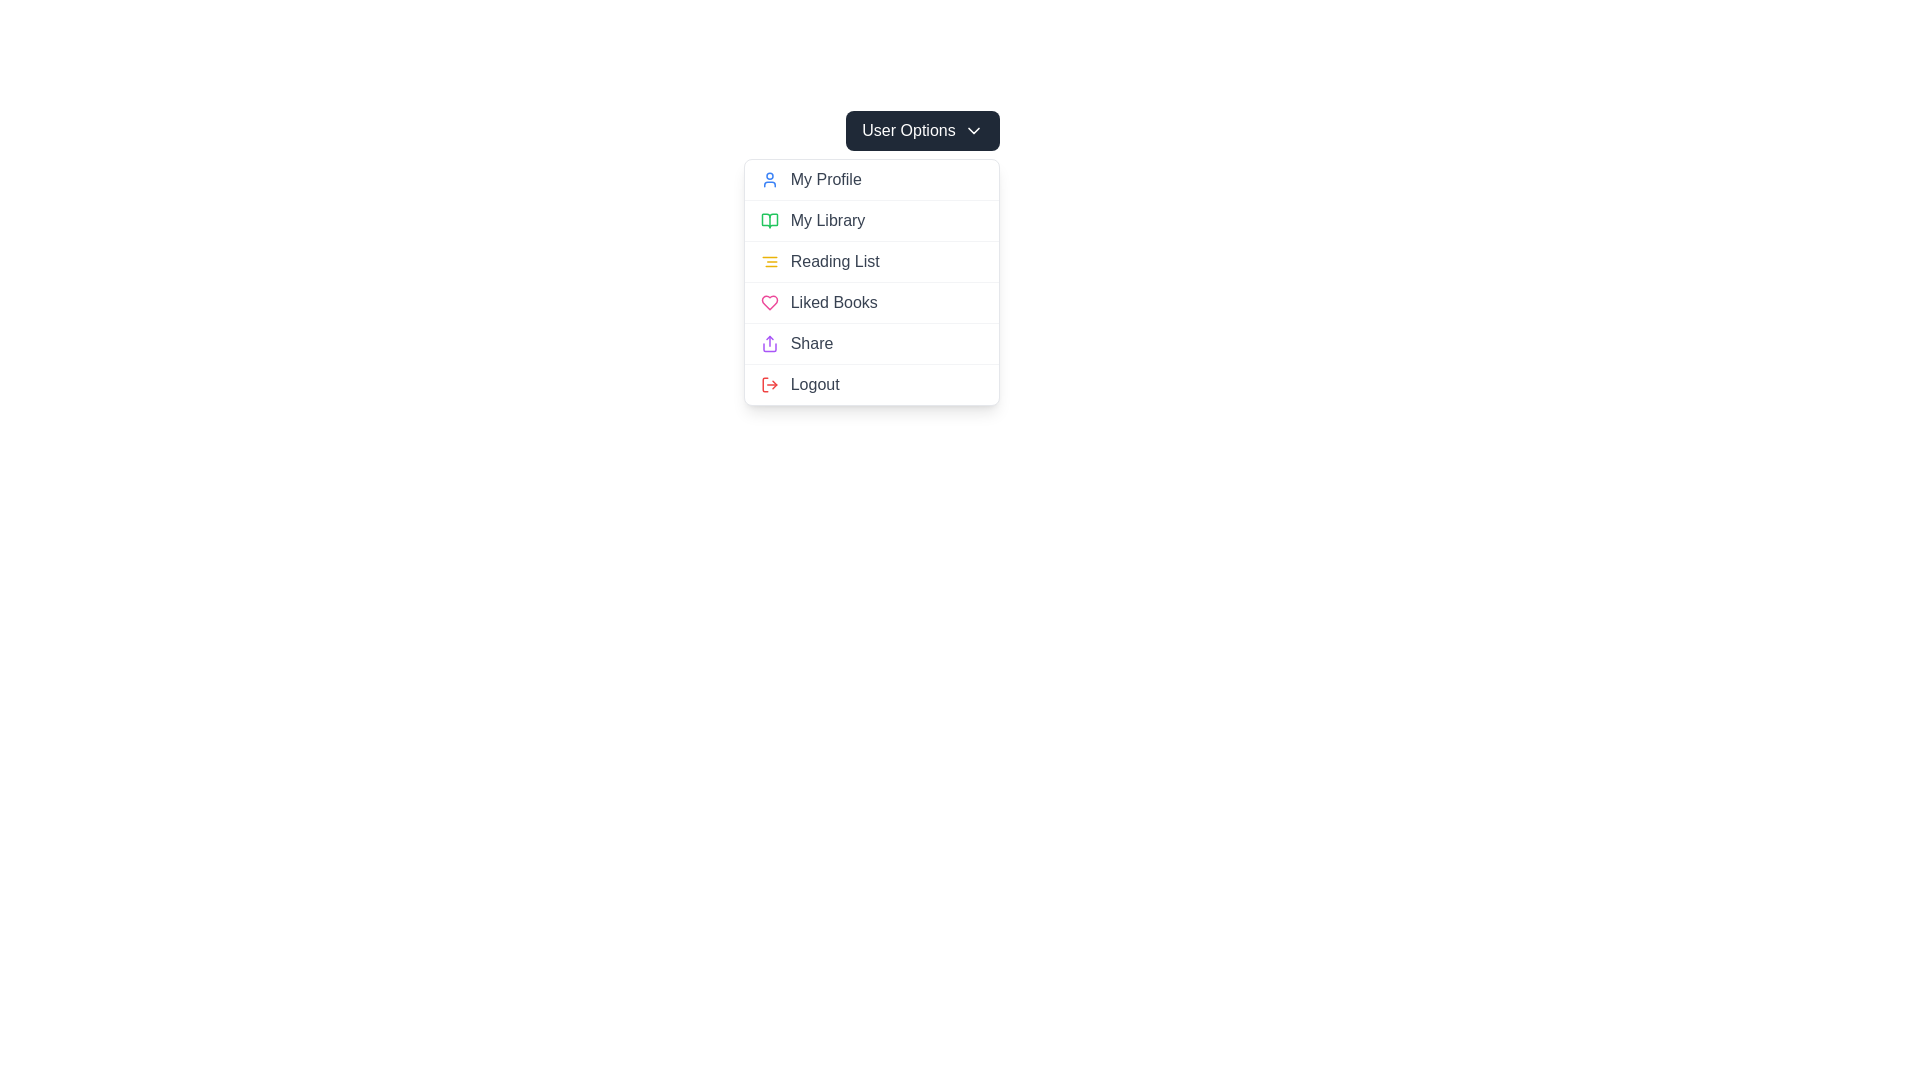 This screenshot has height=1080, width=1920. I want to click on the 'Reading List' navigational option in the dropdown menu, which is the third item between 'My Library' and 'Liked Books', so click(835, 261).